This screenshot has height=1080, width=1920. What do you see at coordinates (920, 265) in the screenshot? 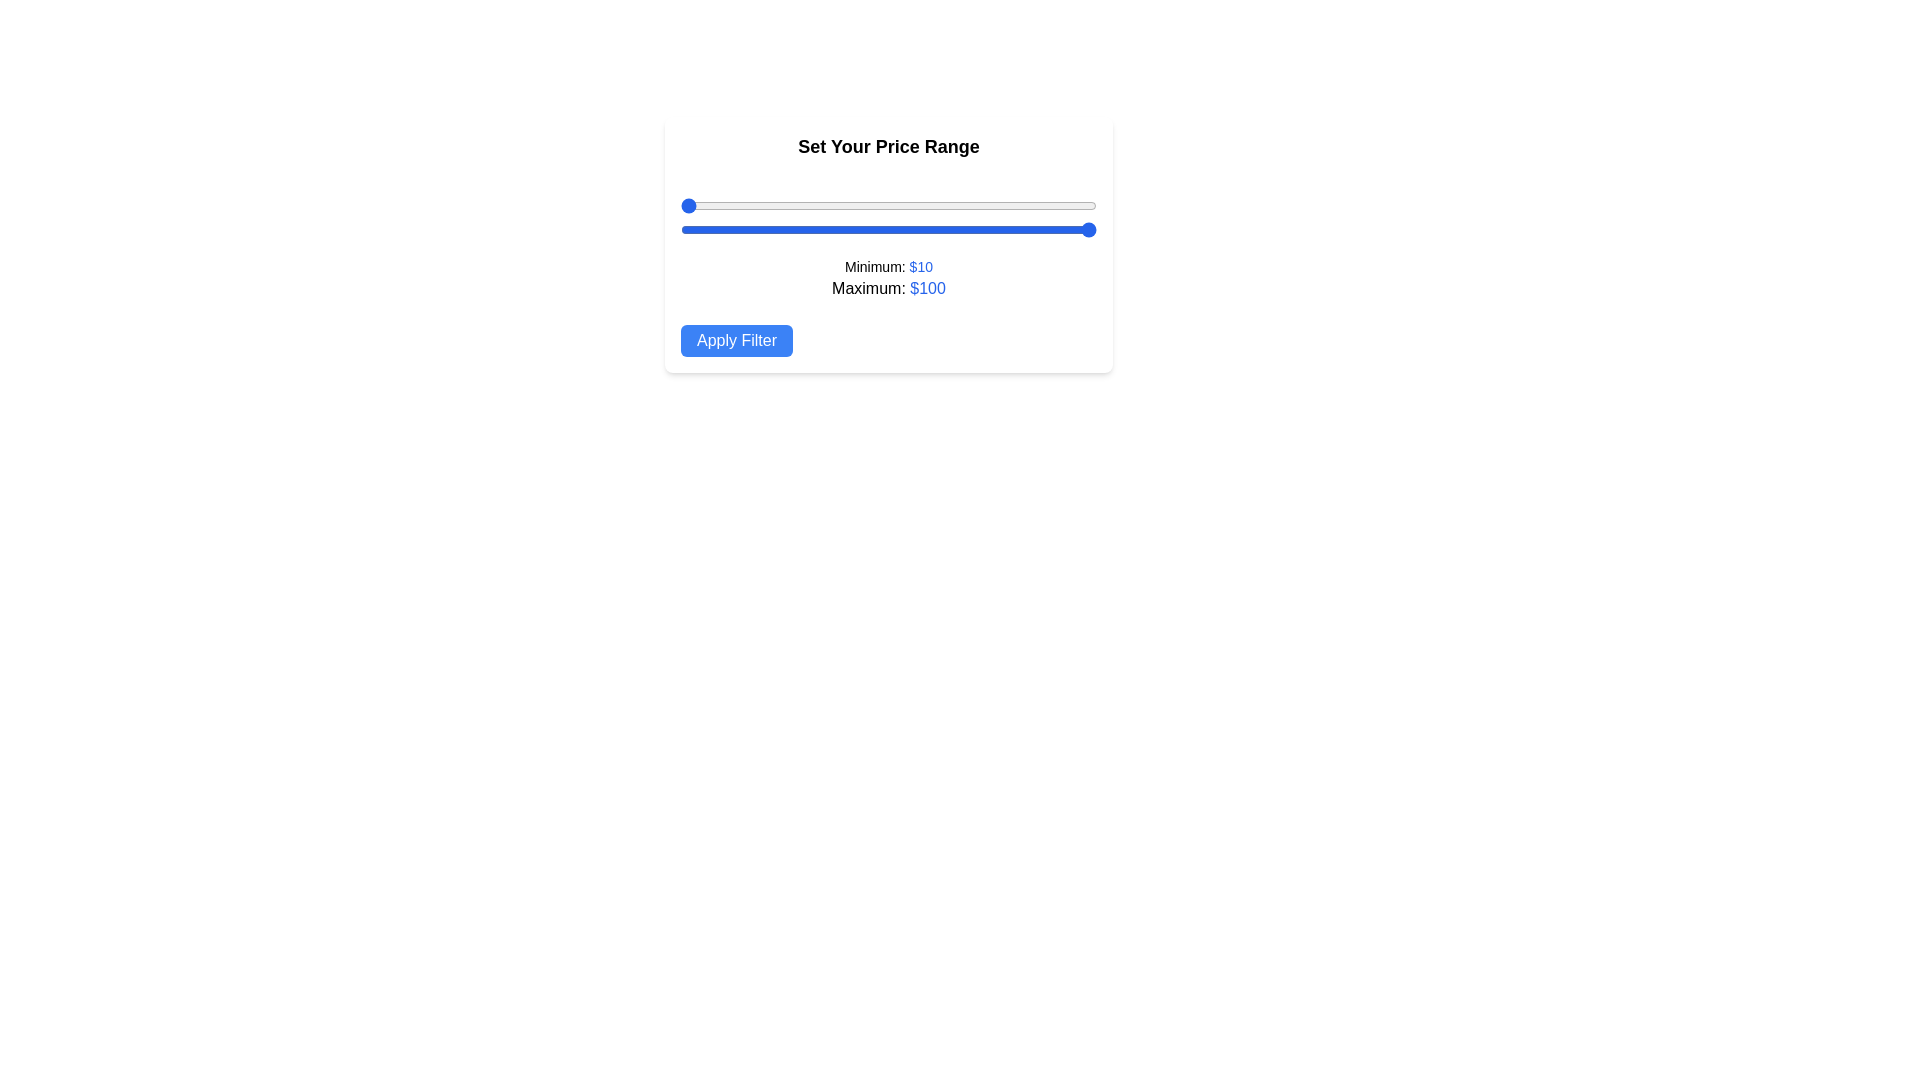
I see `the text element displaying '$10' in blue, located to the right of the label 'Minimum:' within the price range section` at bounding box center [920, 265].